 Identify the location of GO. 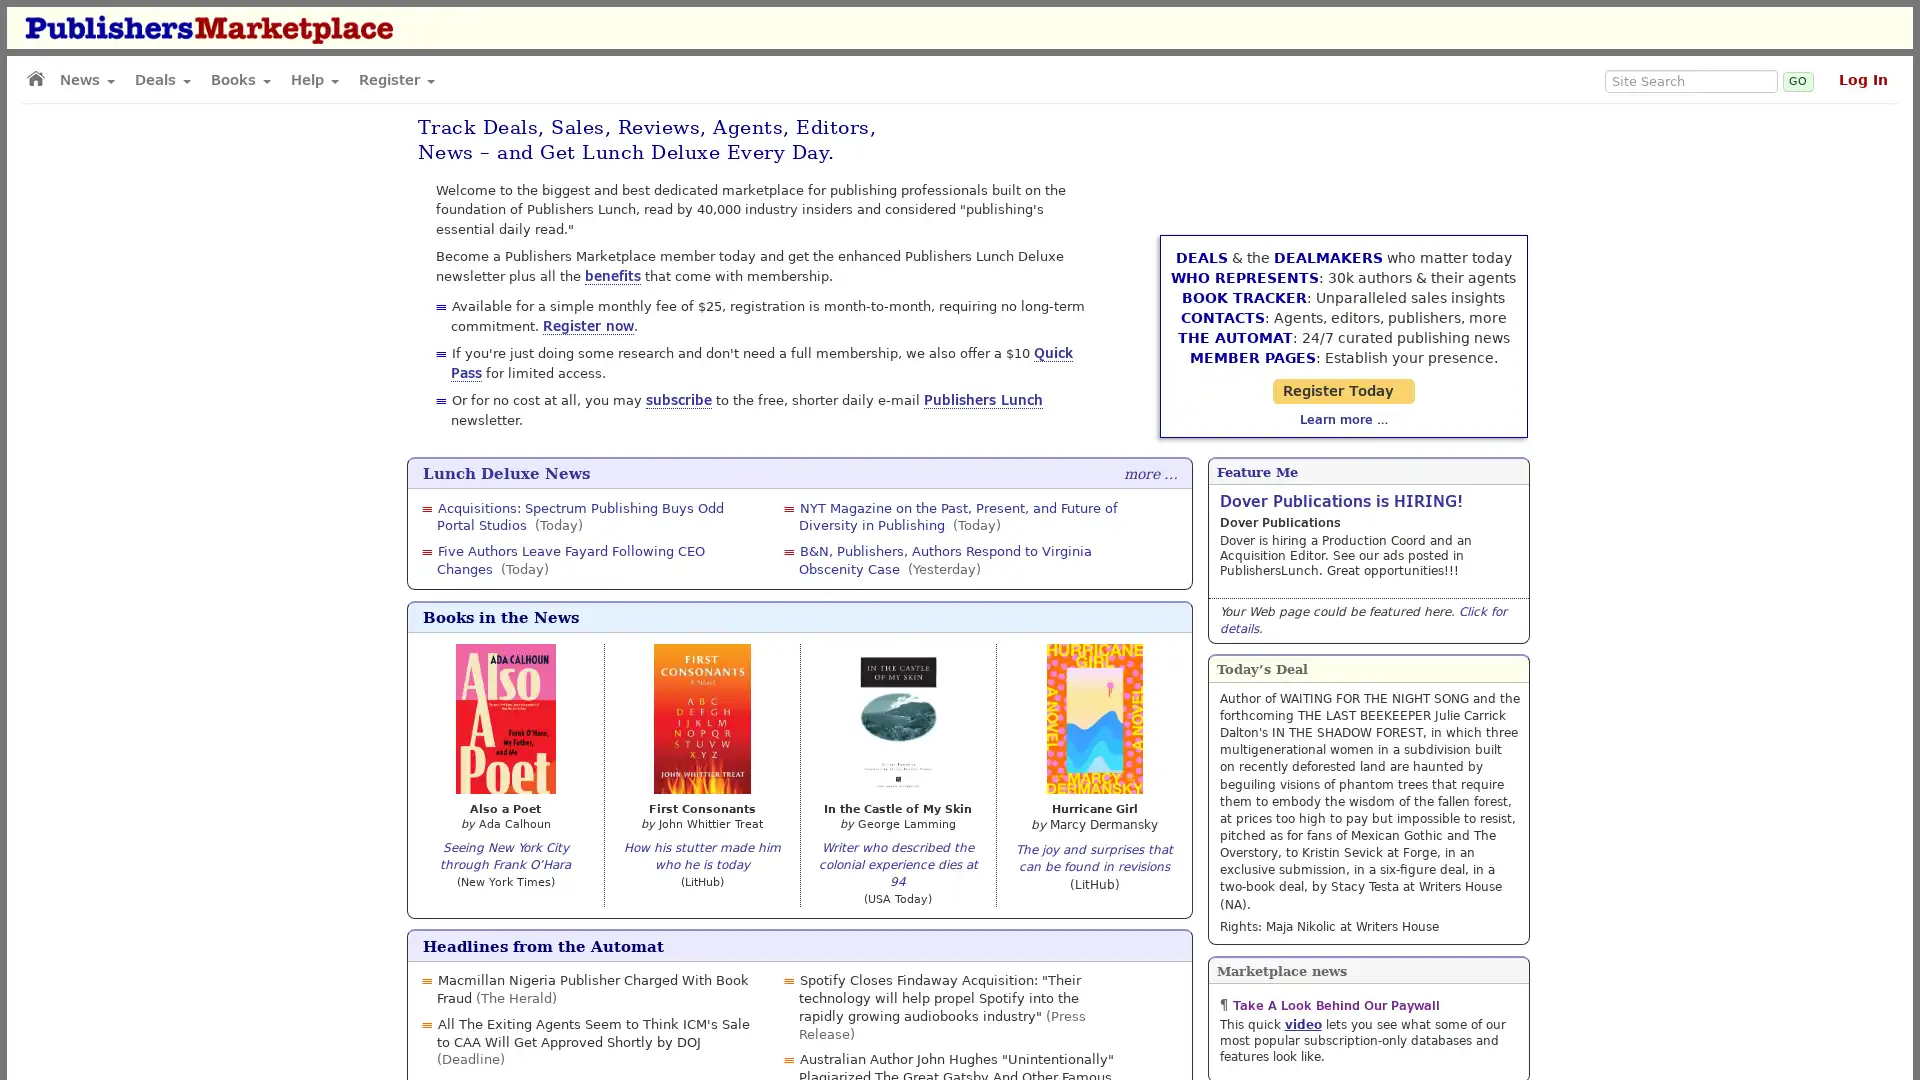
(1798, 80).